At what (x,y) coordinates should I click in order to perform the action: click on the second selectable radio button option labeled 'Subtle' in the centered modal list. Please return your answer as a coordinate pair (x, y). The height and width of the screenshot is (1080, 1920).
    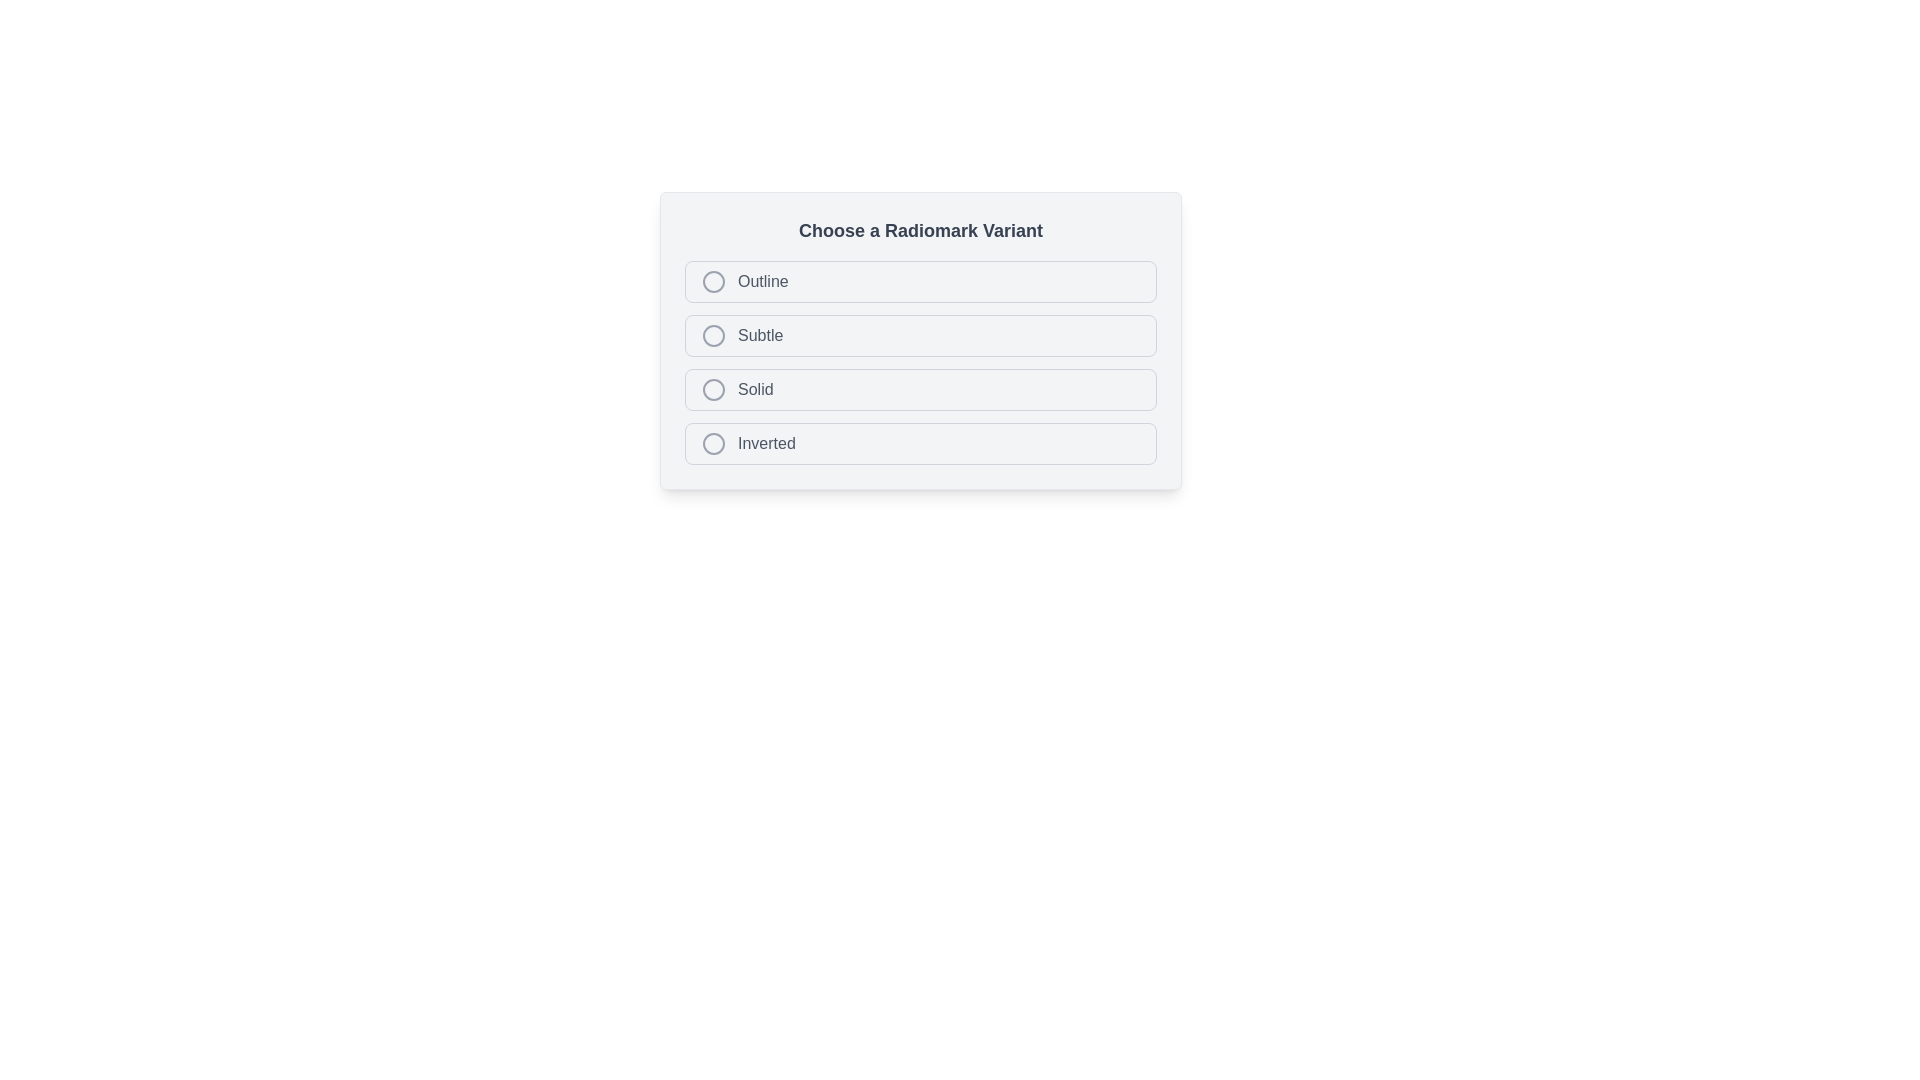
    Looking at the image, I should click on (920, 339).